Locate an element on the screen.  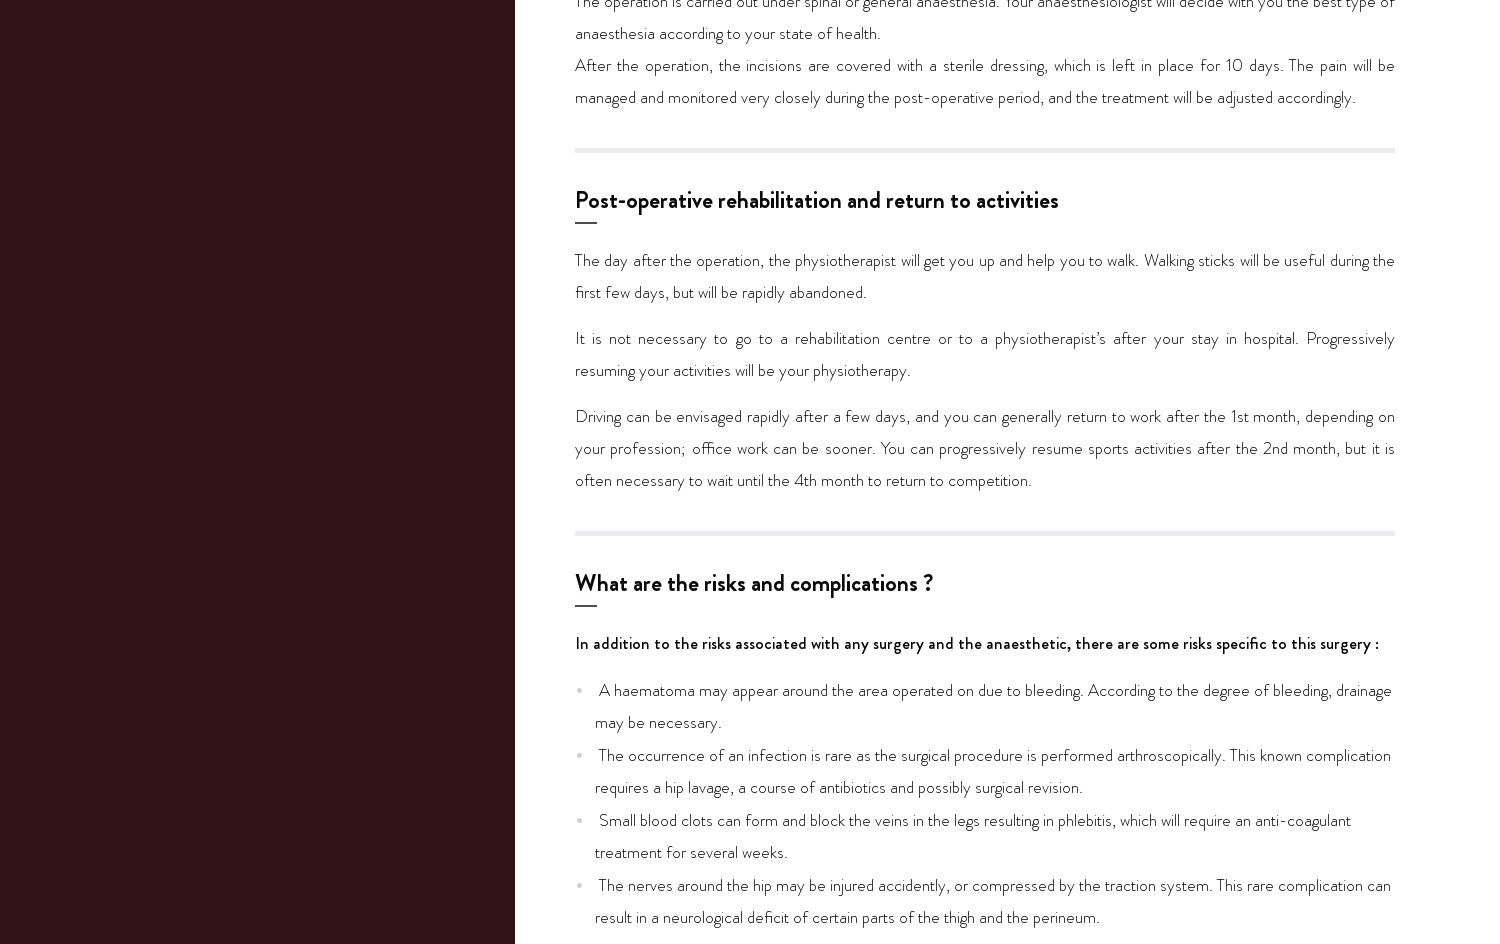
'The occurrence of an infection is rare as the surgical procedure is performed arthroscopically. This known complication requires a hip lavage, a course of antibiotics and possibly surgical revision.' is located at coordinates (992, 769).